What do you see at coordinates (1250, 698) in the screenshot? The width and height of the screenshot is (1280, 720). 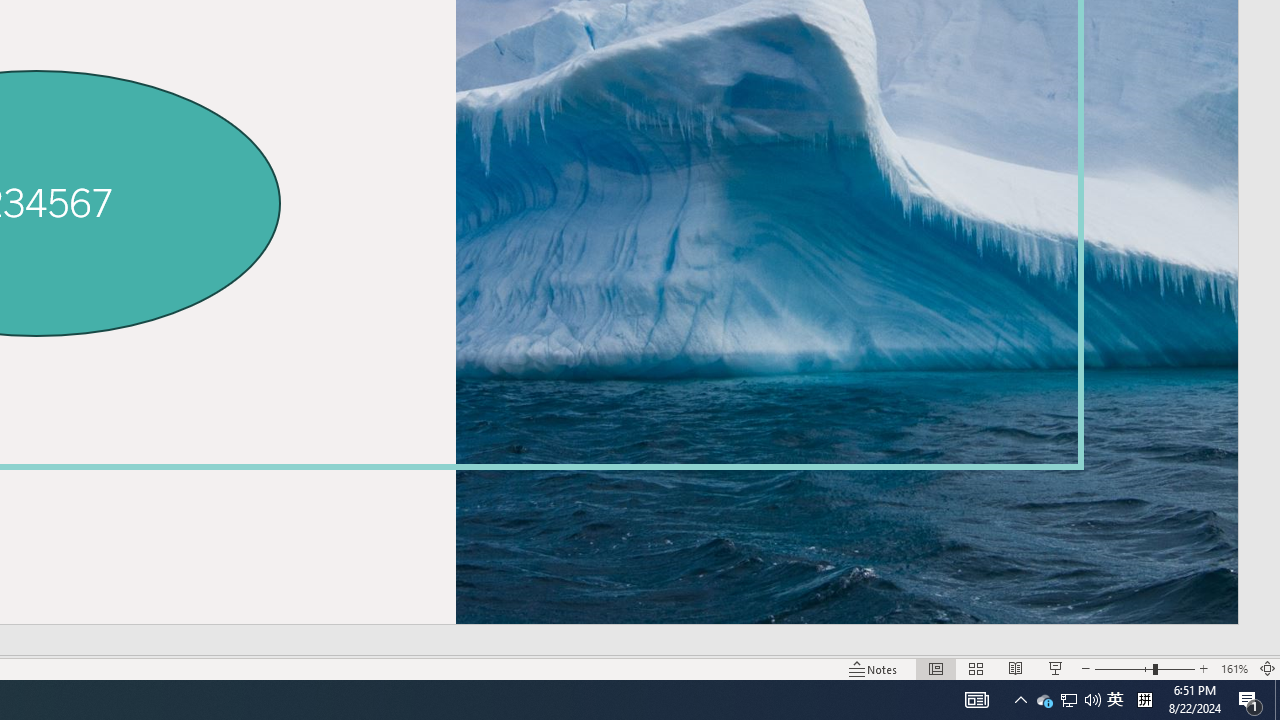 I see `'Action Center, 1 new notification'` at bounding box center [1250, 698].